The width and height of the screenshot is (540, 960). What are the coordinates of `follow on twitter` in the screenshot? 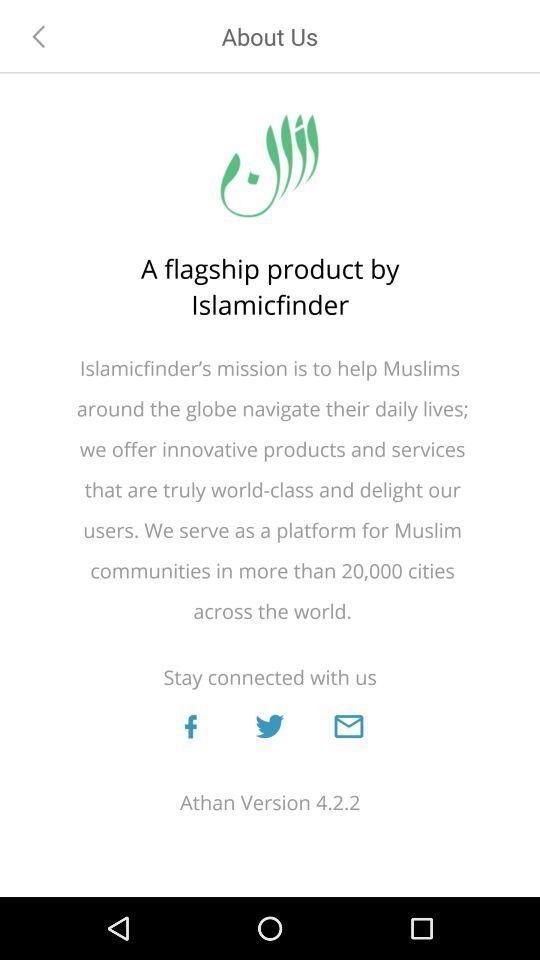 It's located at (269, 725).